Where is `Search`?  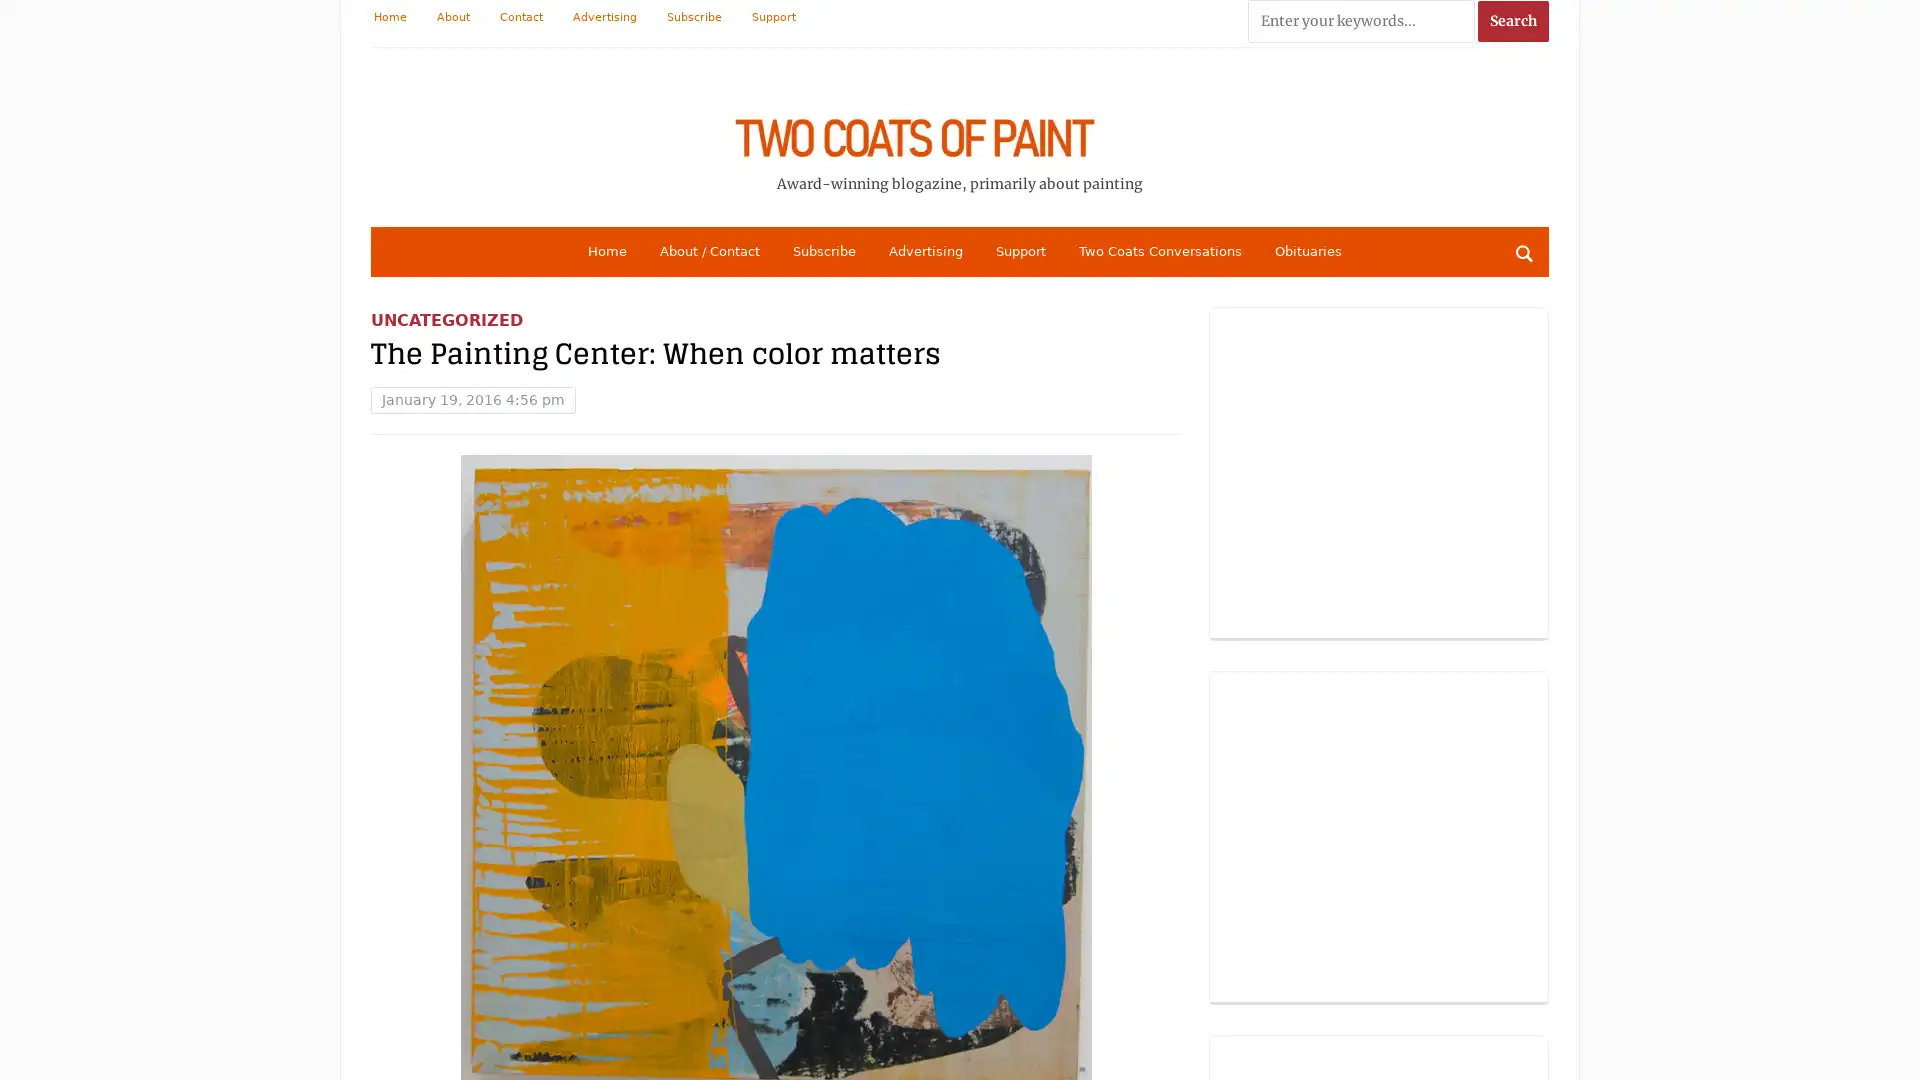 Search is located at coordinates (1513, 21).